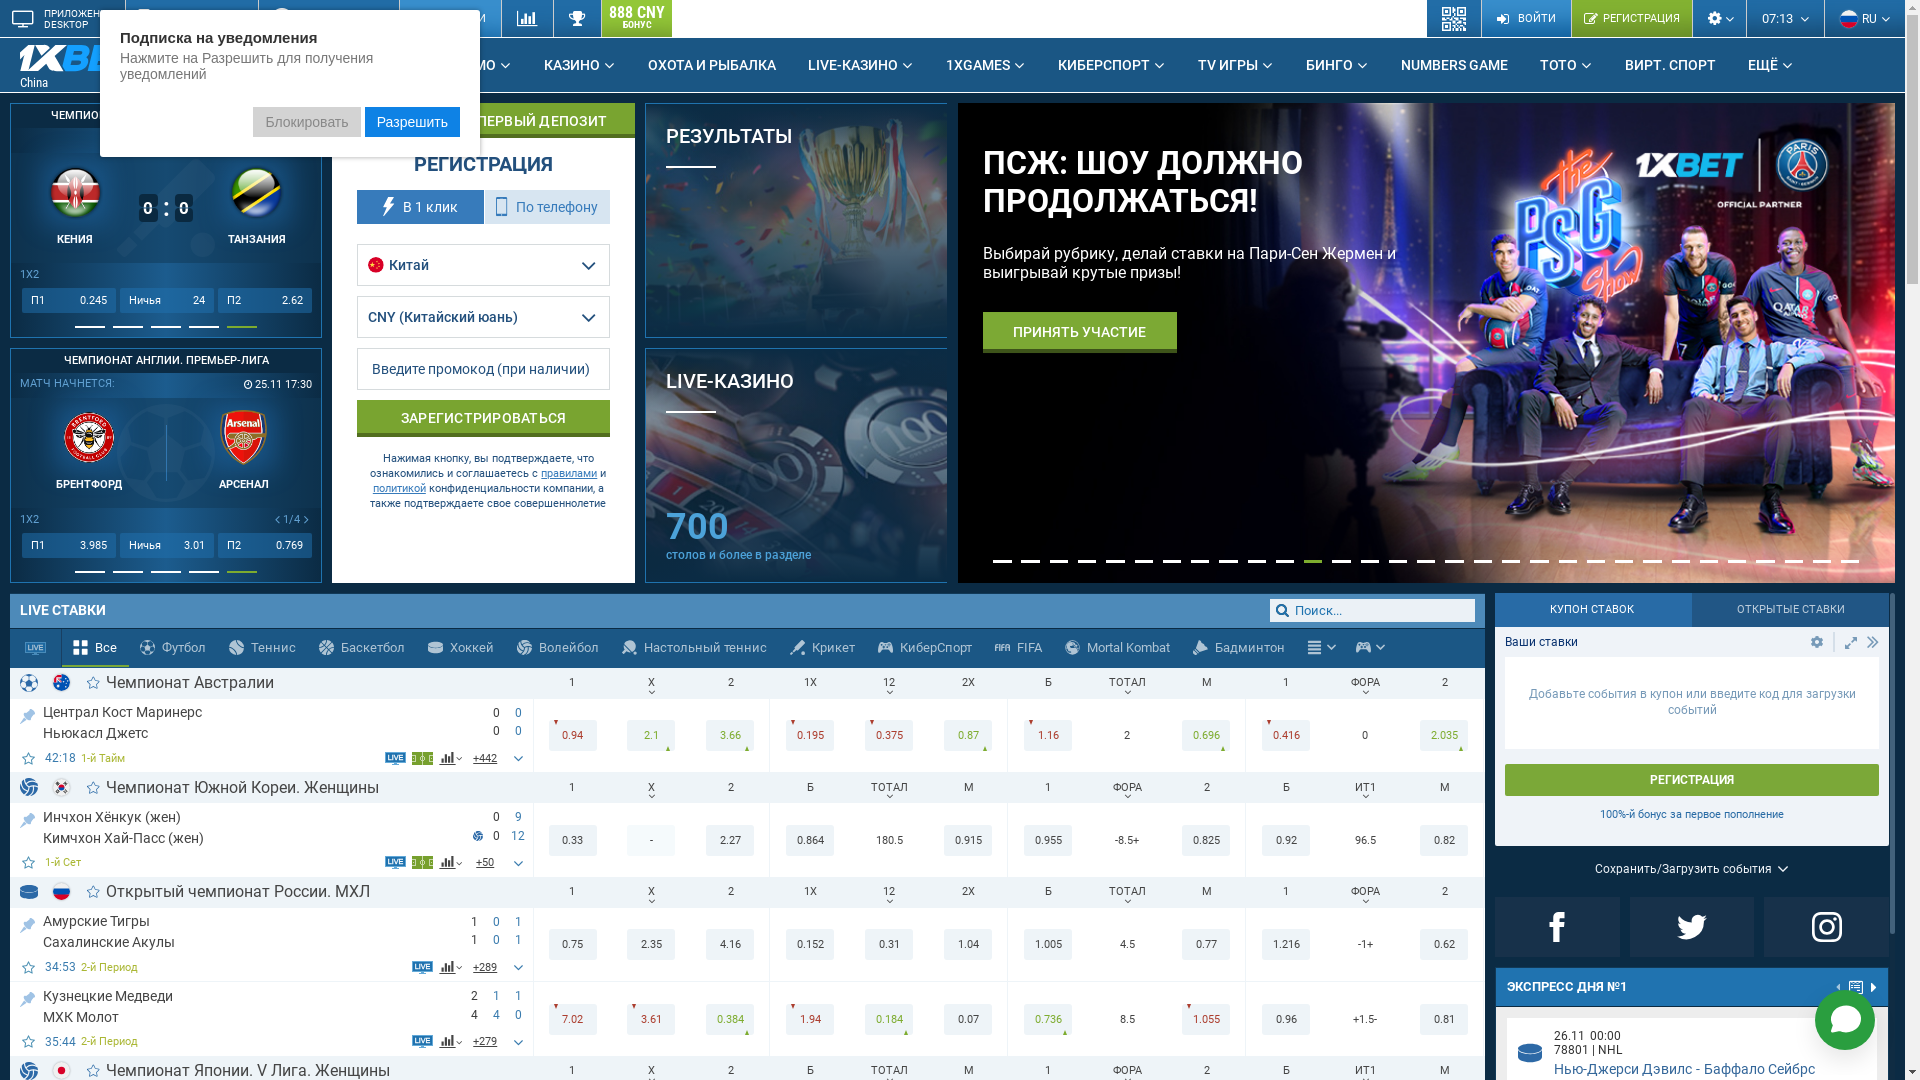  Describe the element at coordinates (485, 966) in the screenshot. I see `'+289'` at that location.